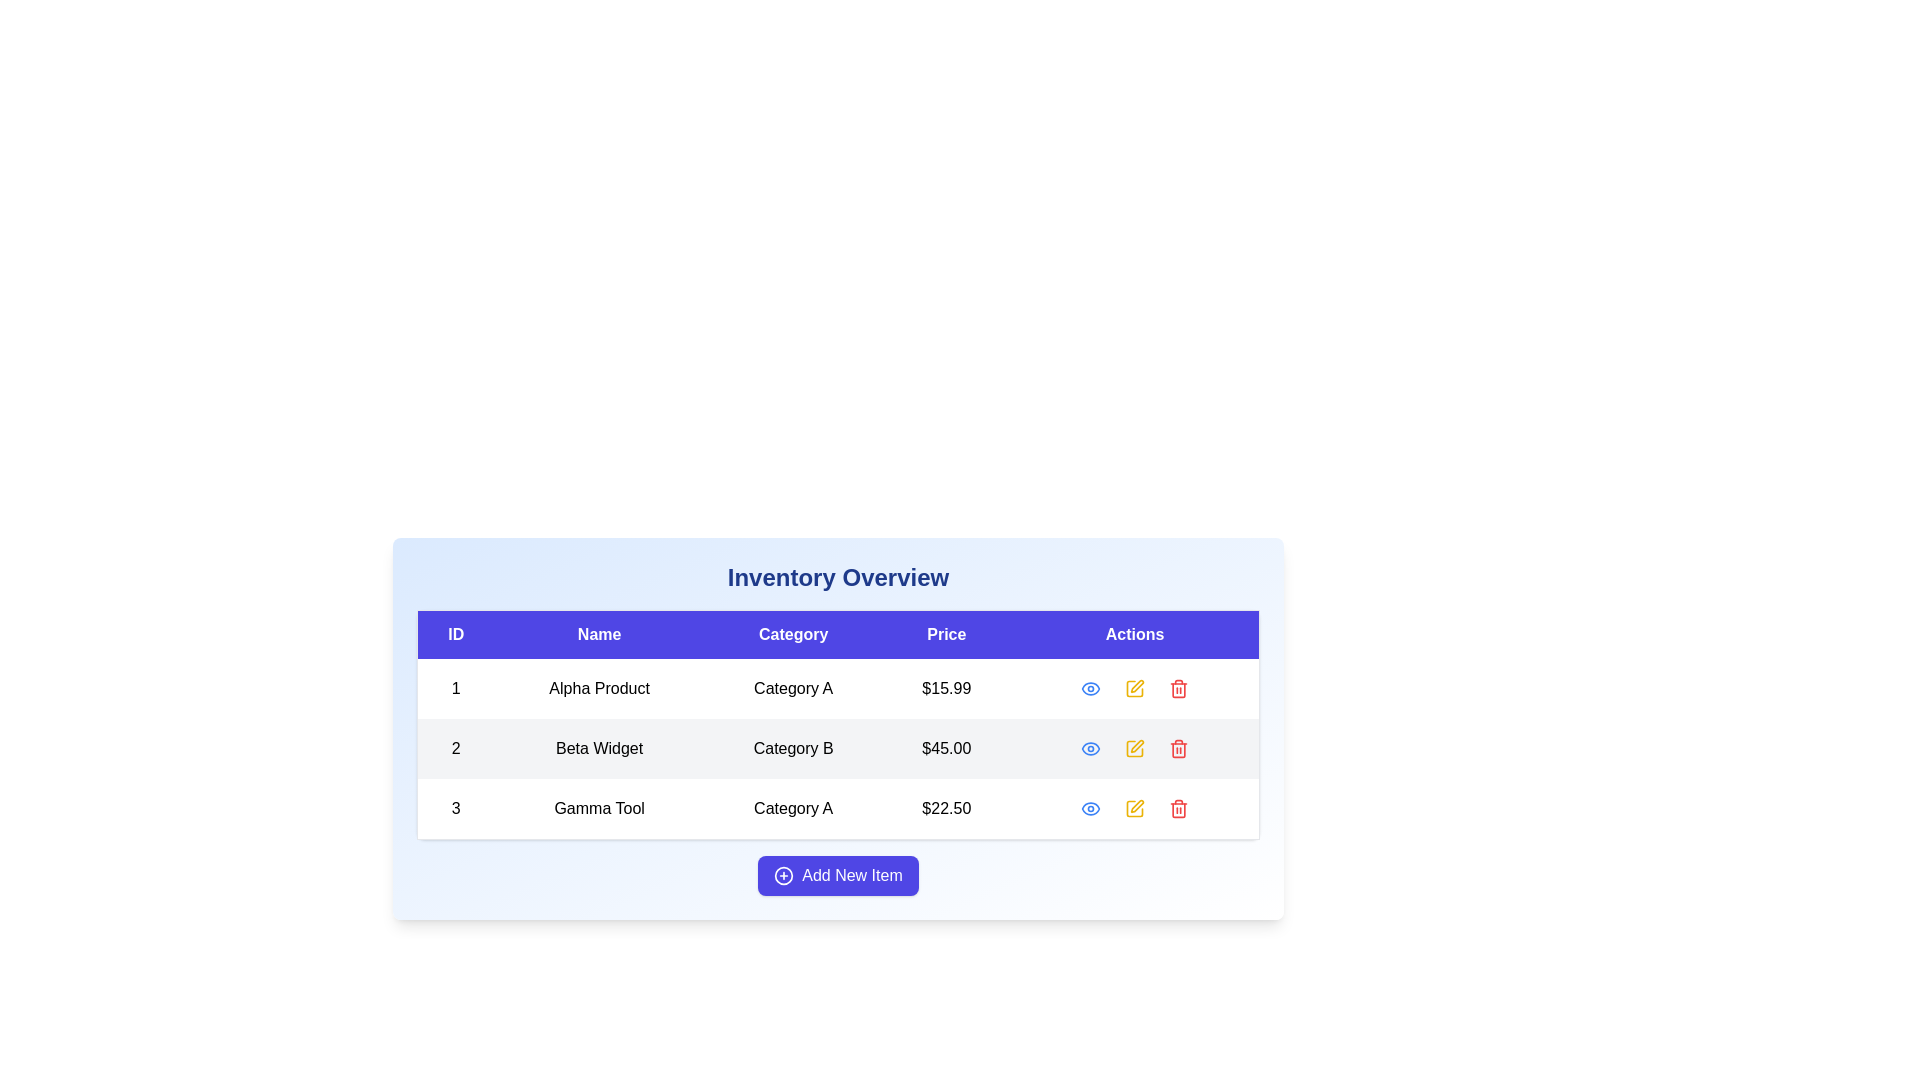  Describe the element at coordinates (598, 808) in the screenshot. I see `text label identifying the item in the inventory list as 'Gamma Tool', located in the second column of the third row under the 'Inventory Overview' header` at that location.